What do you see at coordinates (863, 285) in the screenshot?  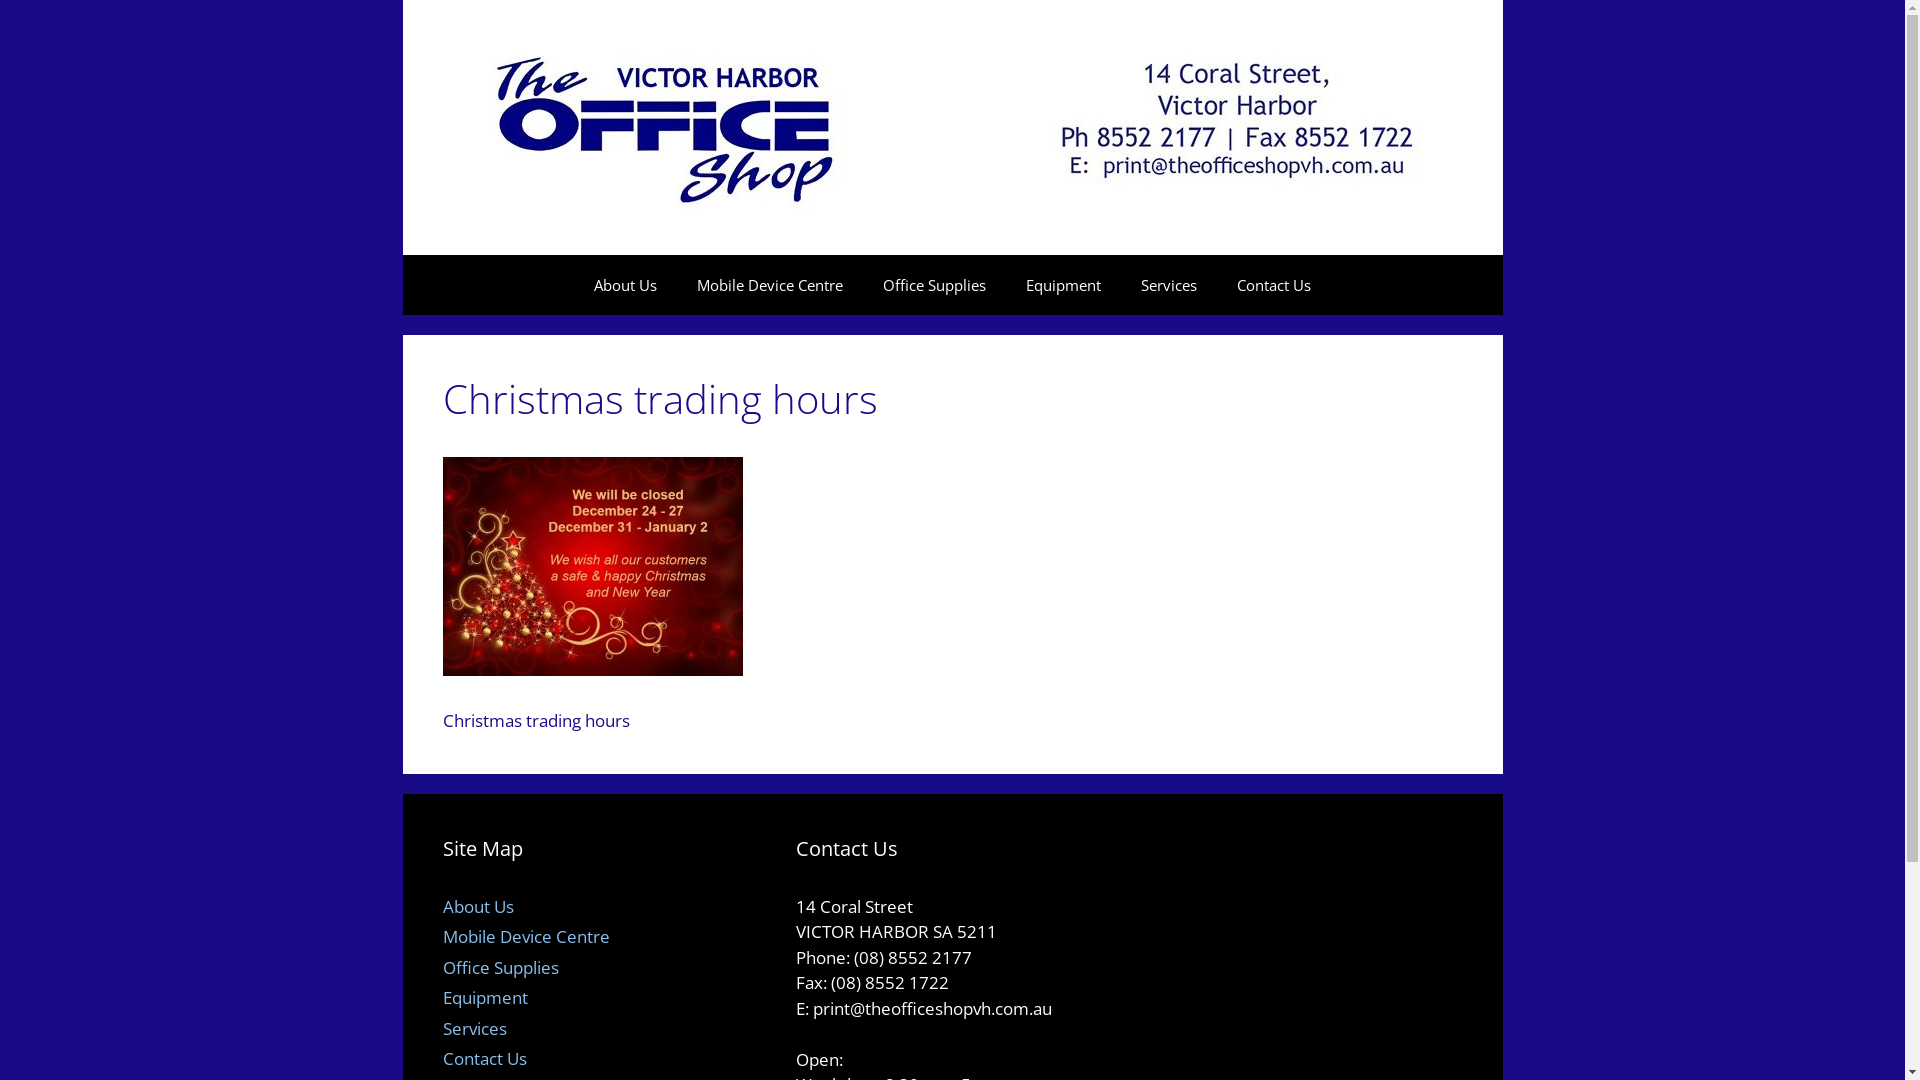 I see `'Office Supplies'` at bounding box center [863, 285].